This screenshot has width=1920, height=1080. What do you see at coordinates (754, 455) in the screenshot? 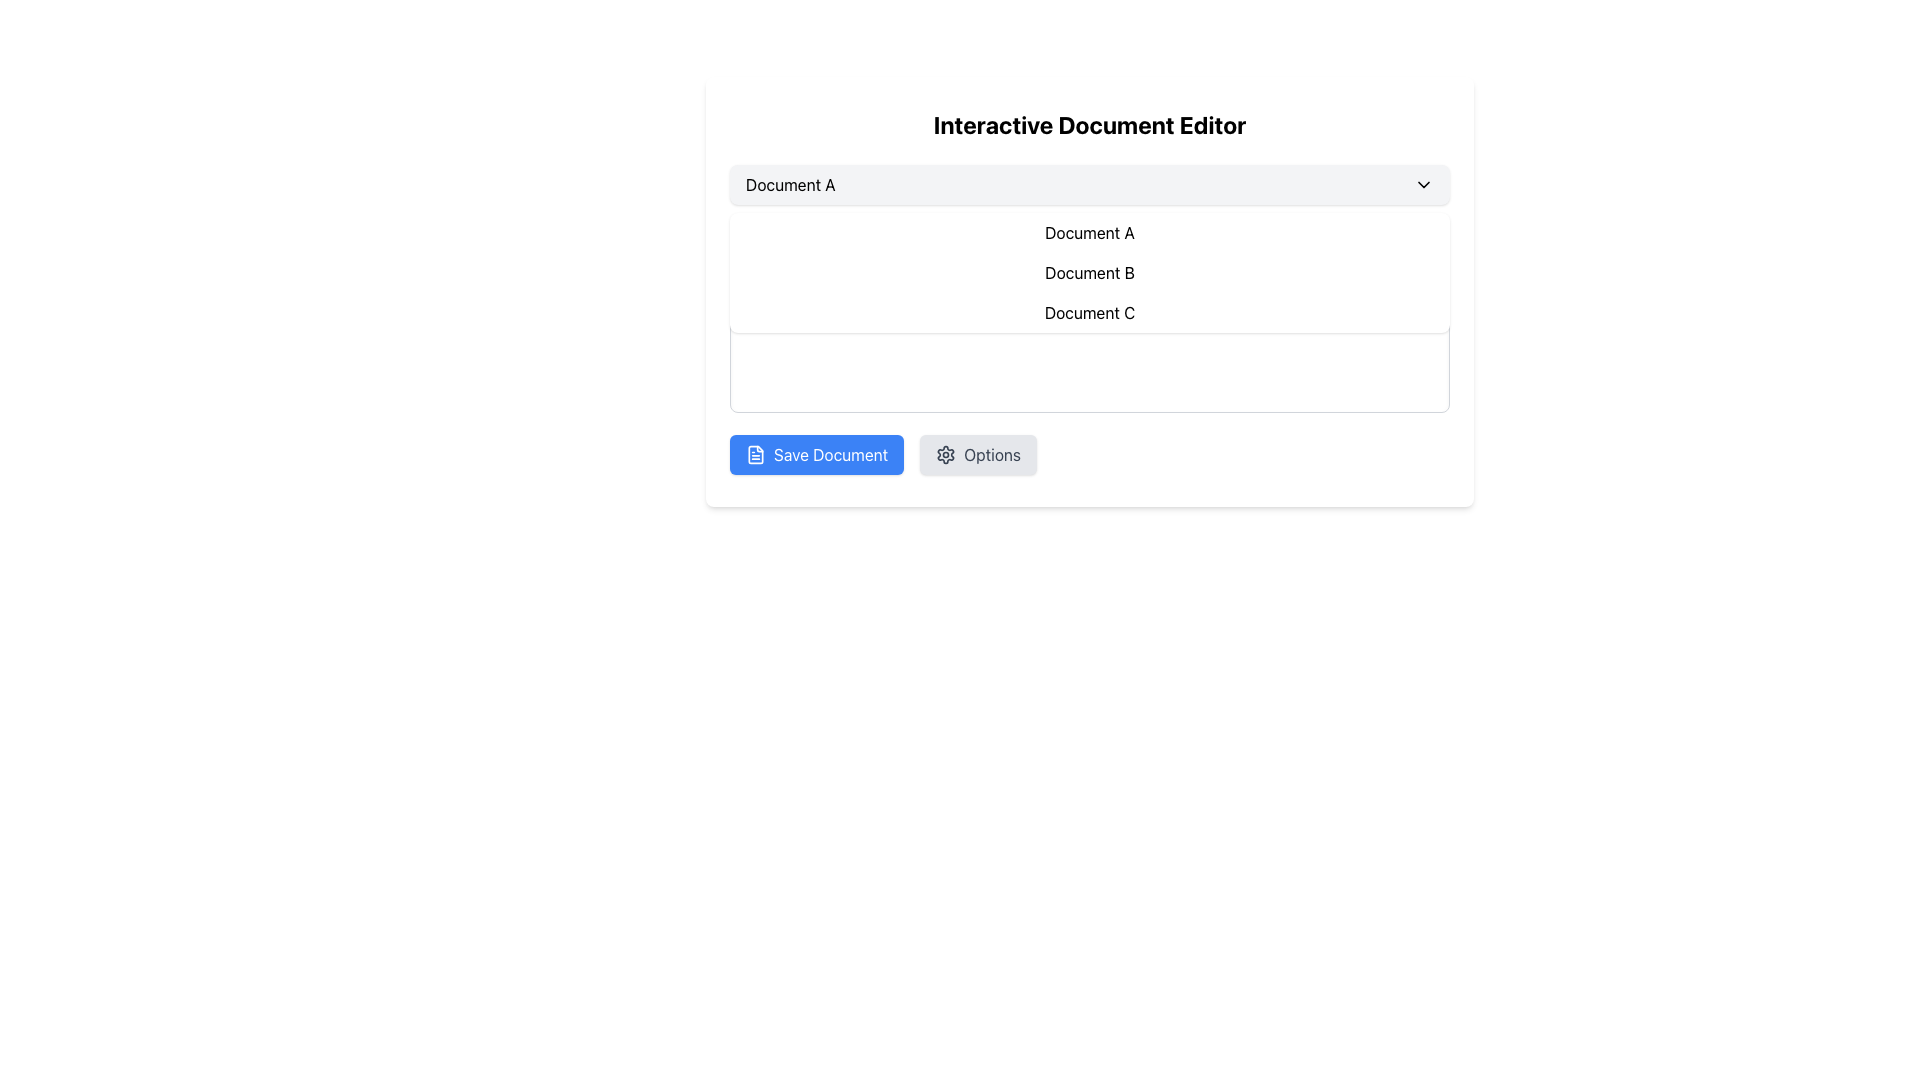
I see `the file icon, which is depicted with a document-like outline and located in the lower-left corner of the interface within the Save Document button` at bounding box center [754, 455].